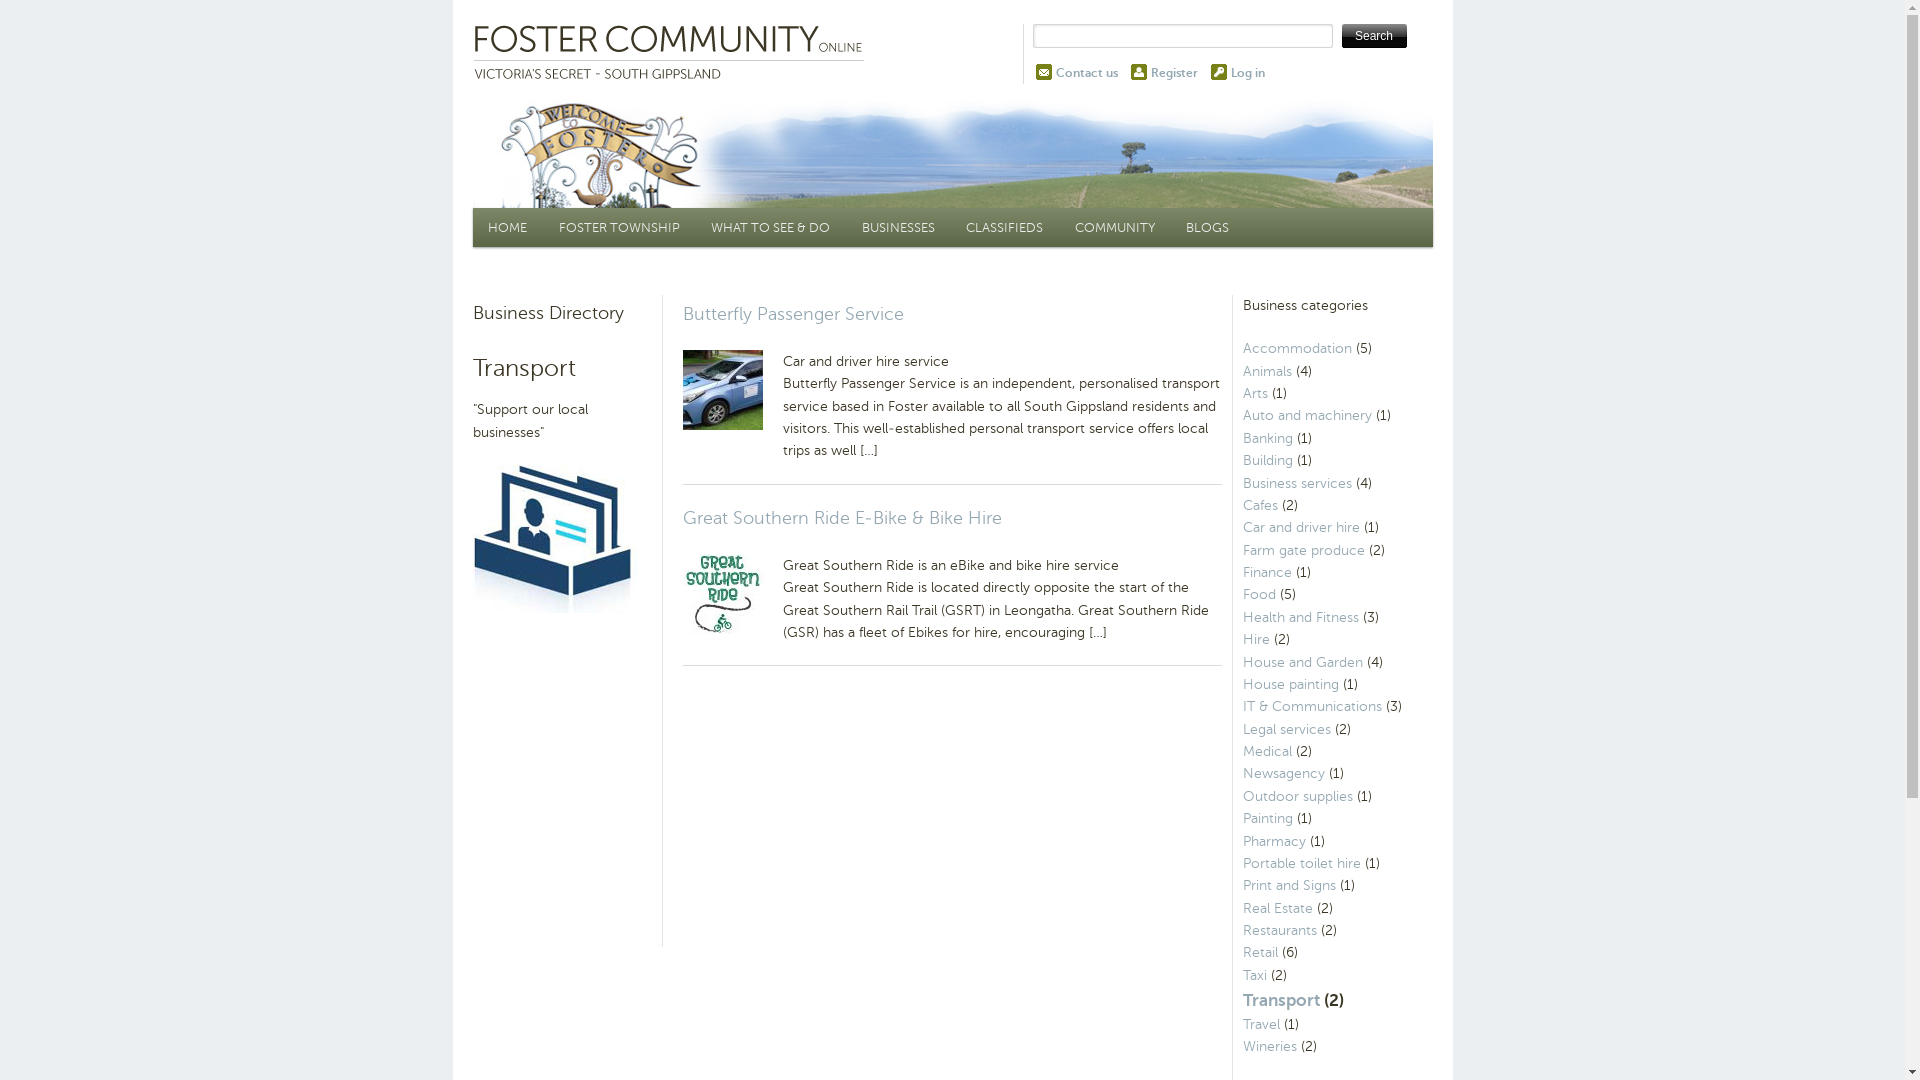 The image size is (1920, 1080). I want to click on 'Real Estate', so click(1241, 908).